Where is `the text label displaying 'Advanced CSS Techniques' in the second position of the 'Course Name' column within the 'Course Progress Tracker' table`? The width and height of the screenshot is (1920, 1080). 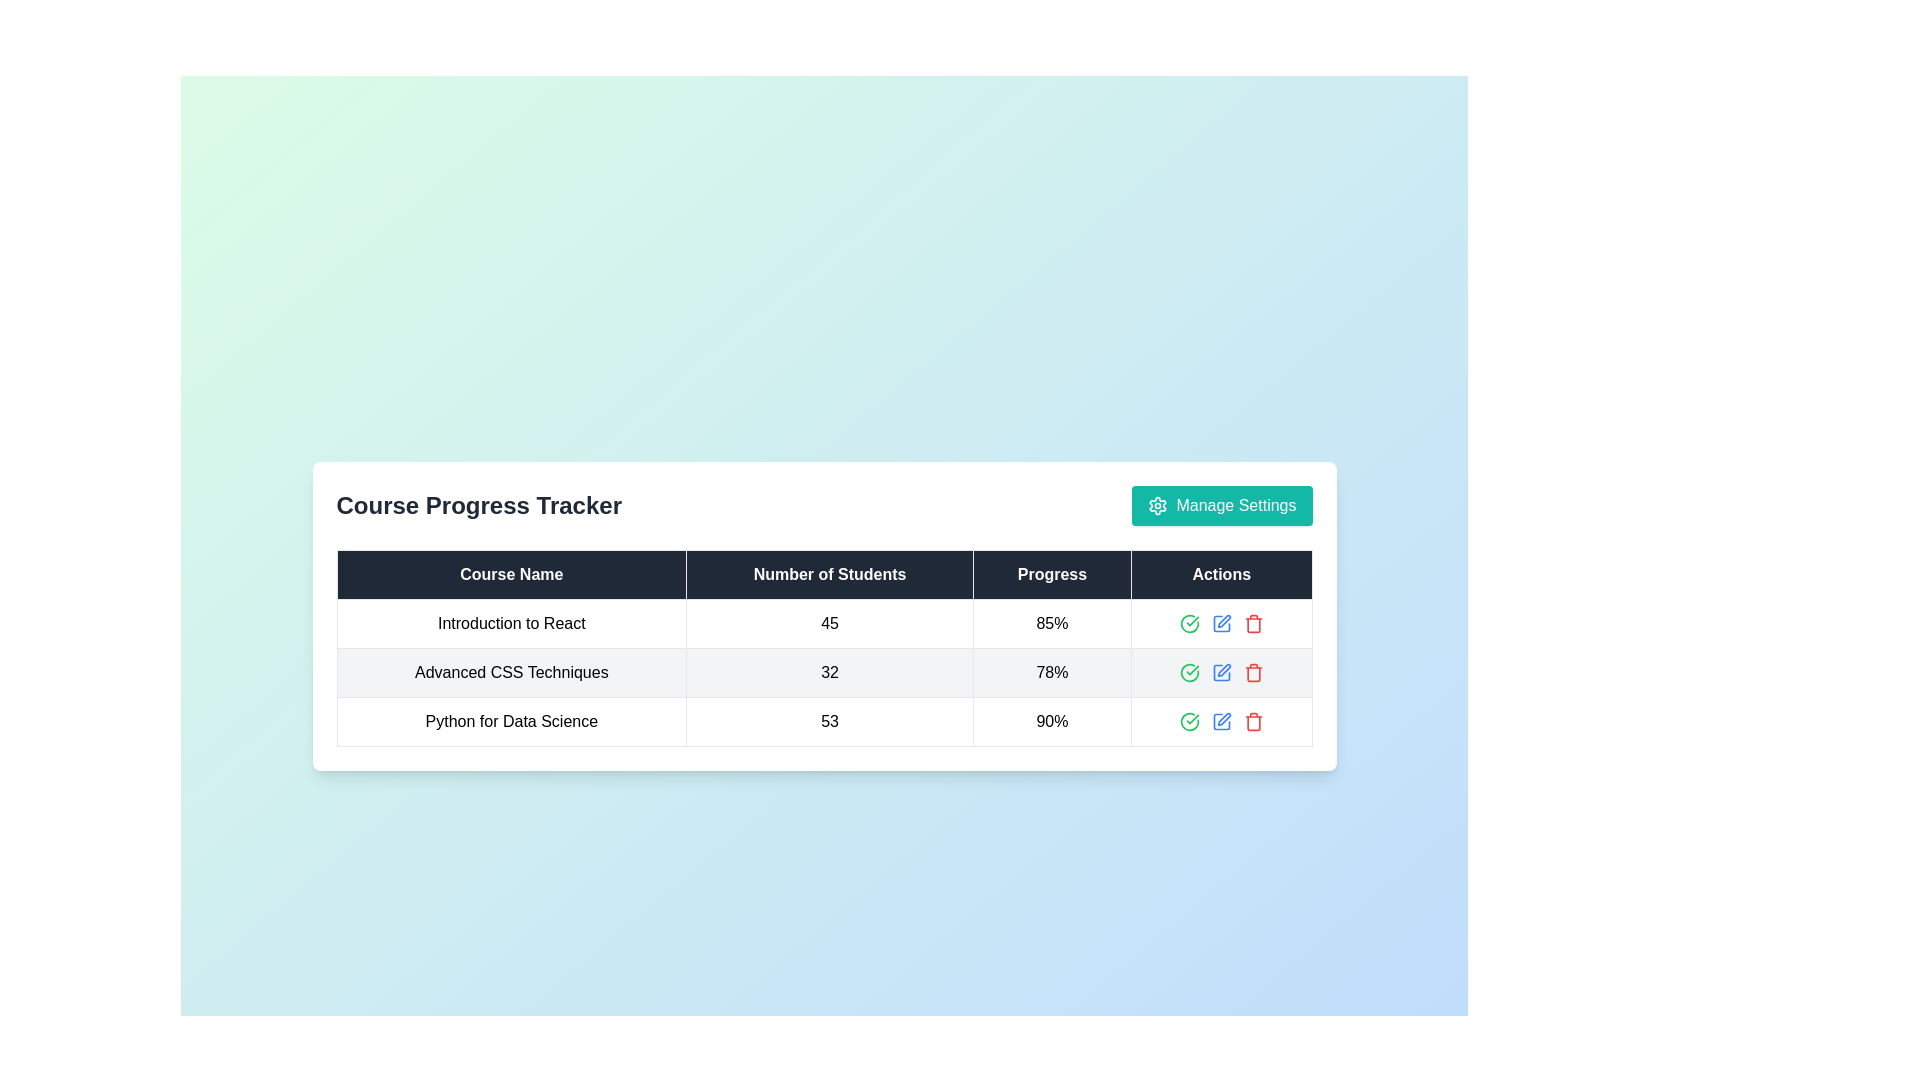 the text label displaying 'Advanced CSS Techniques' in the second position of the 'Course Name' column within the 'Course Progress Tracker' table is located at coordinates (511, 672).